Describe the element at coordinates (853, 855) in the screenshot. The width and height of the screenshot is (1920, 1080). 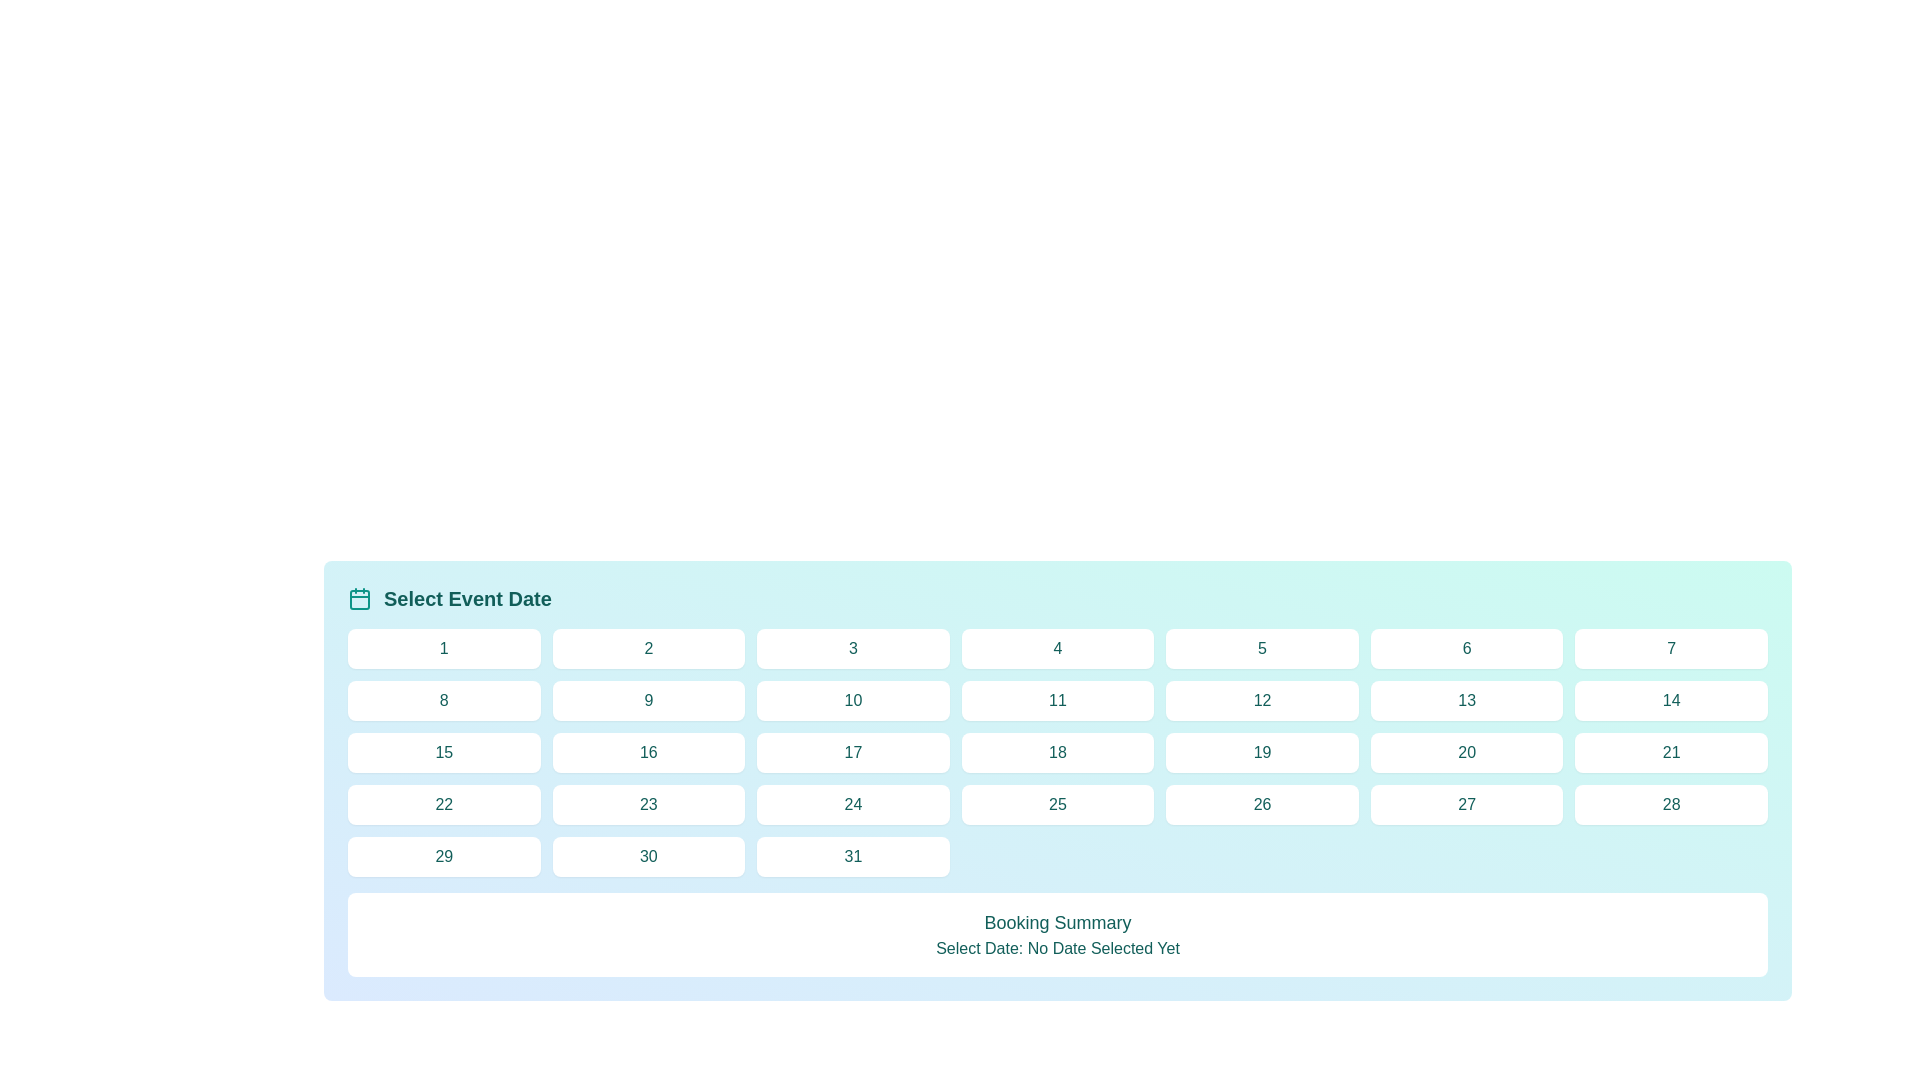
I see `the button displaying the numeric text '31' which has a teal-colored text on a white background, located in the last column of the grid layout` at that location.